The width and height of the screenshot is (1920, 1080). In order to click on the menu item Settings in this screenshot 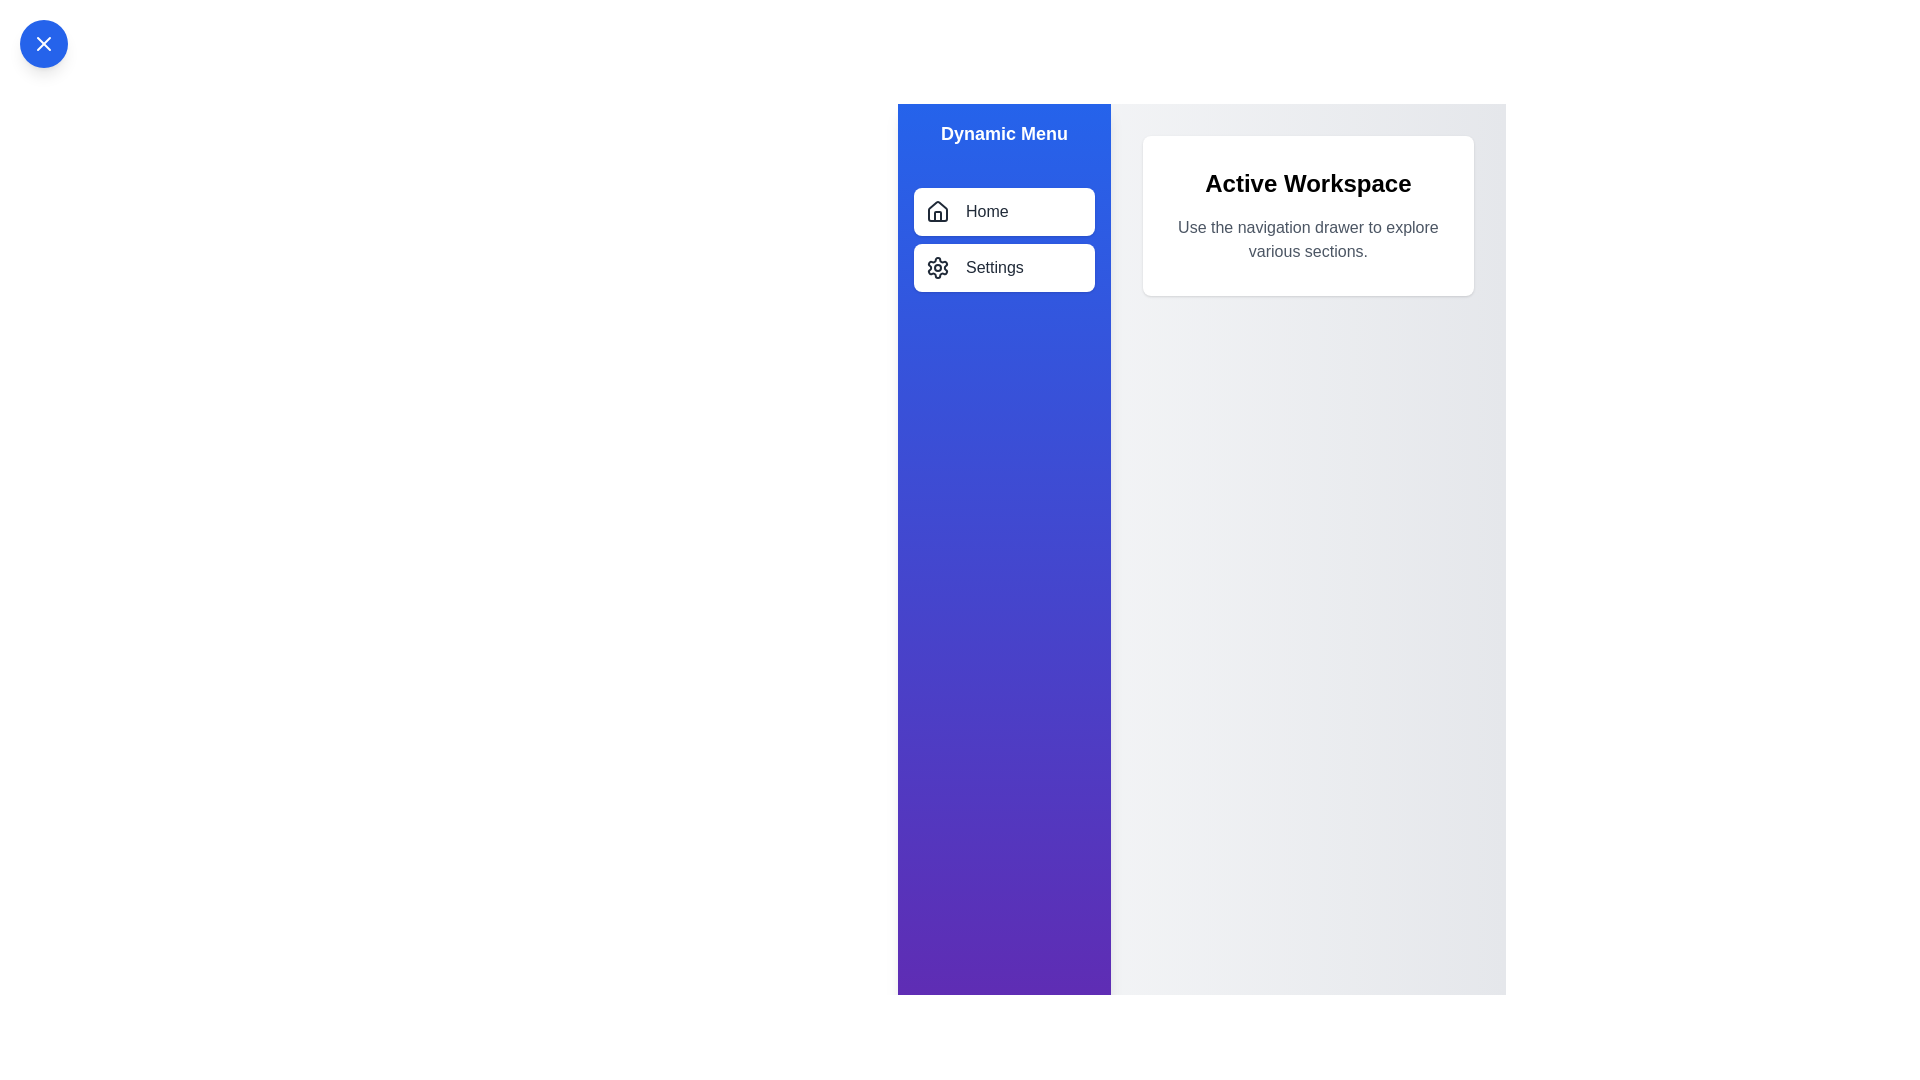, I will do `click(1003, 266)`.